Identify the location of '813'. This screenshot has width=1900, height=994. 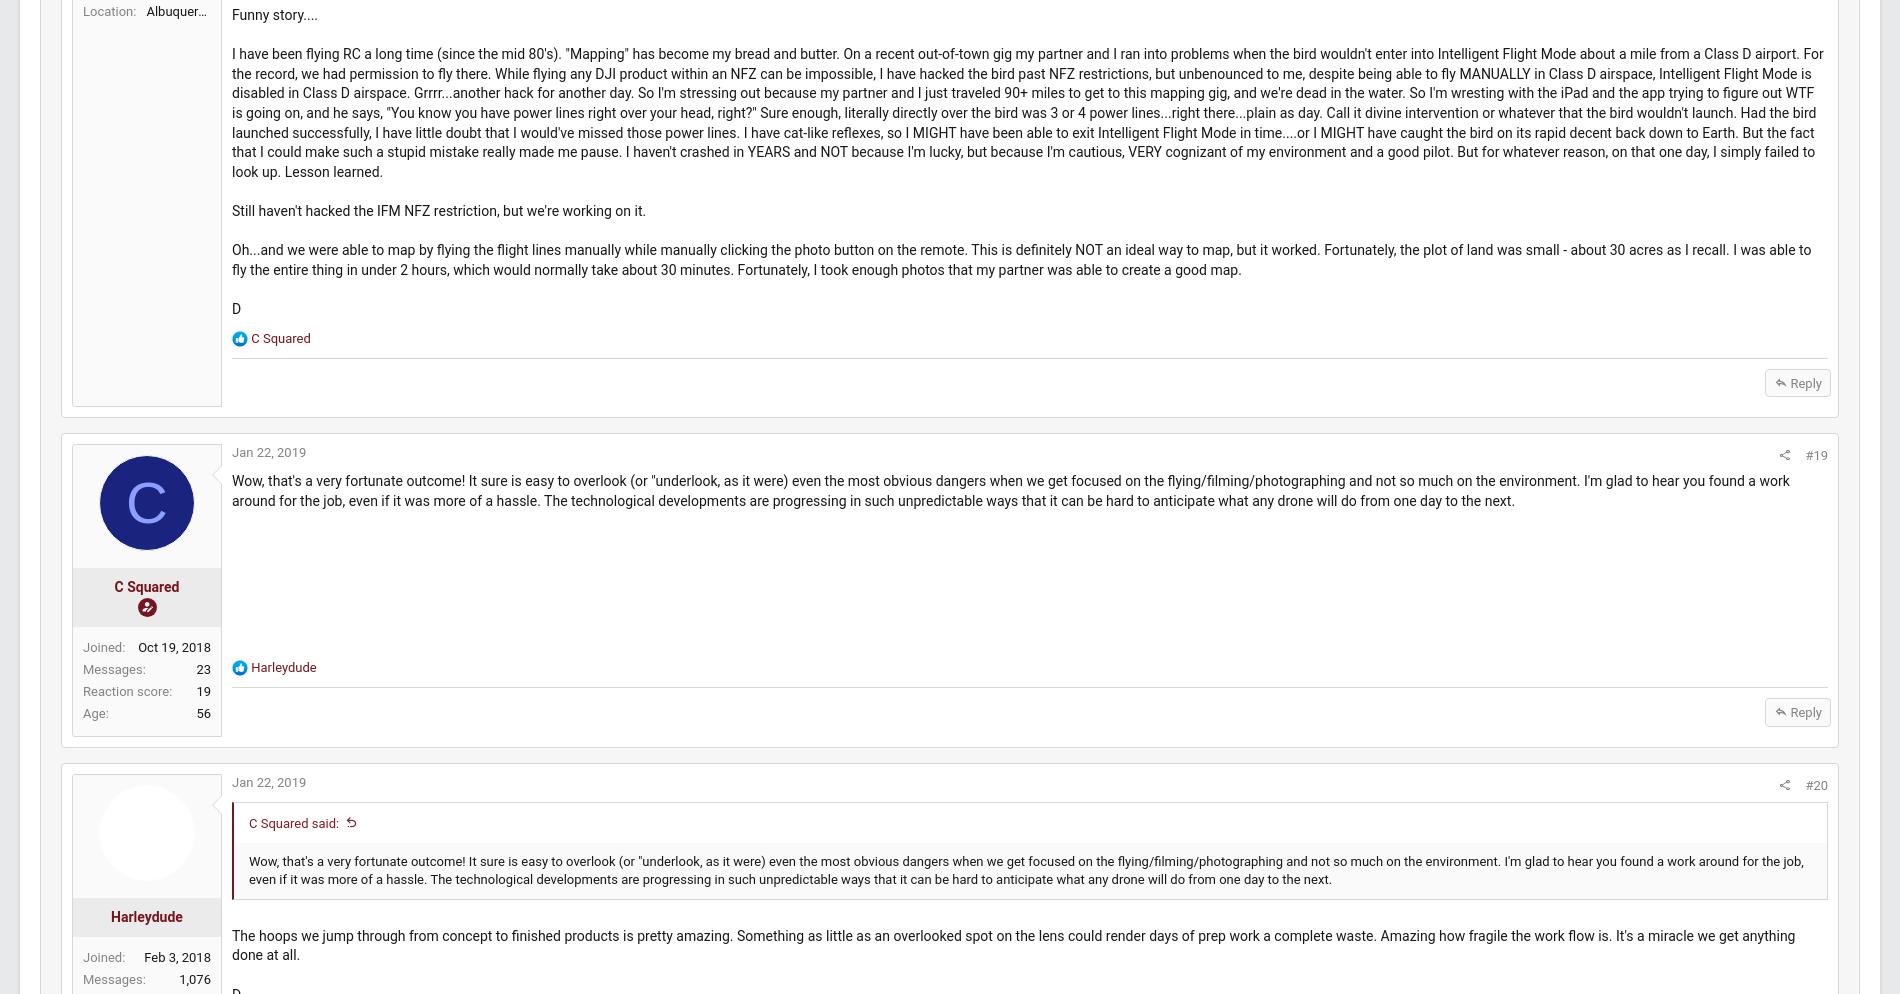
(246, 30).